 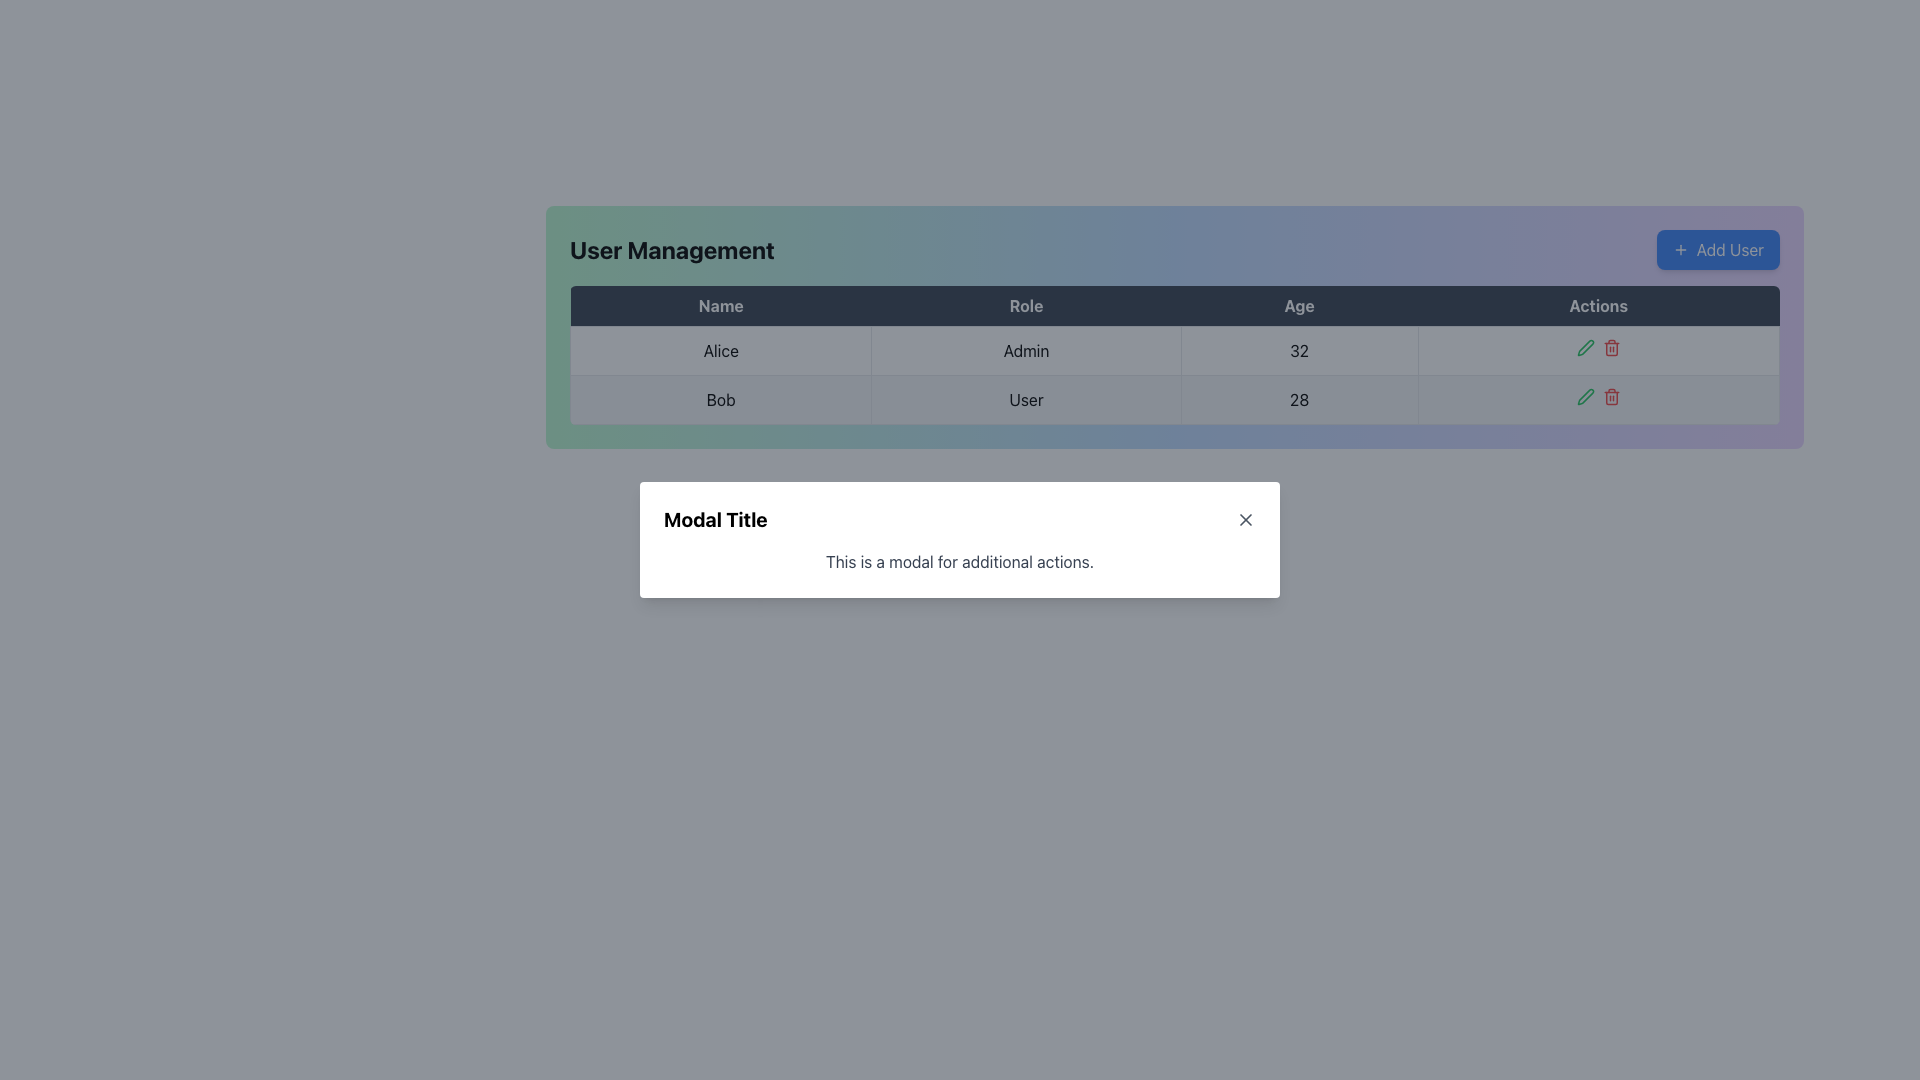 What do you see at coordinates (1244, 519) in the screenshot?
I see `the 'X' icon button located in the top-right corner of the modal header, adjacent to the text 'Modal Title', to change its color` at bounding box center [1244, 519].